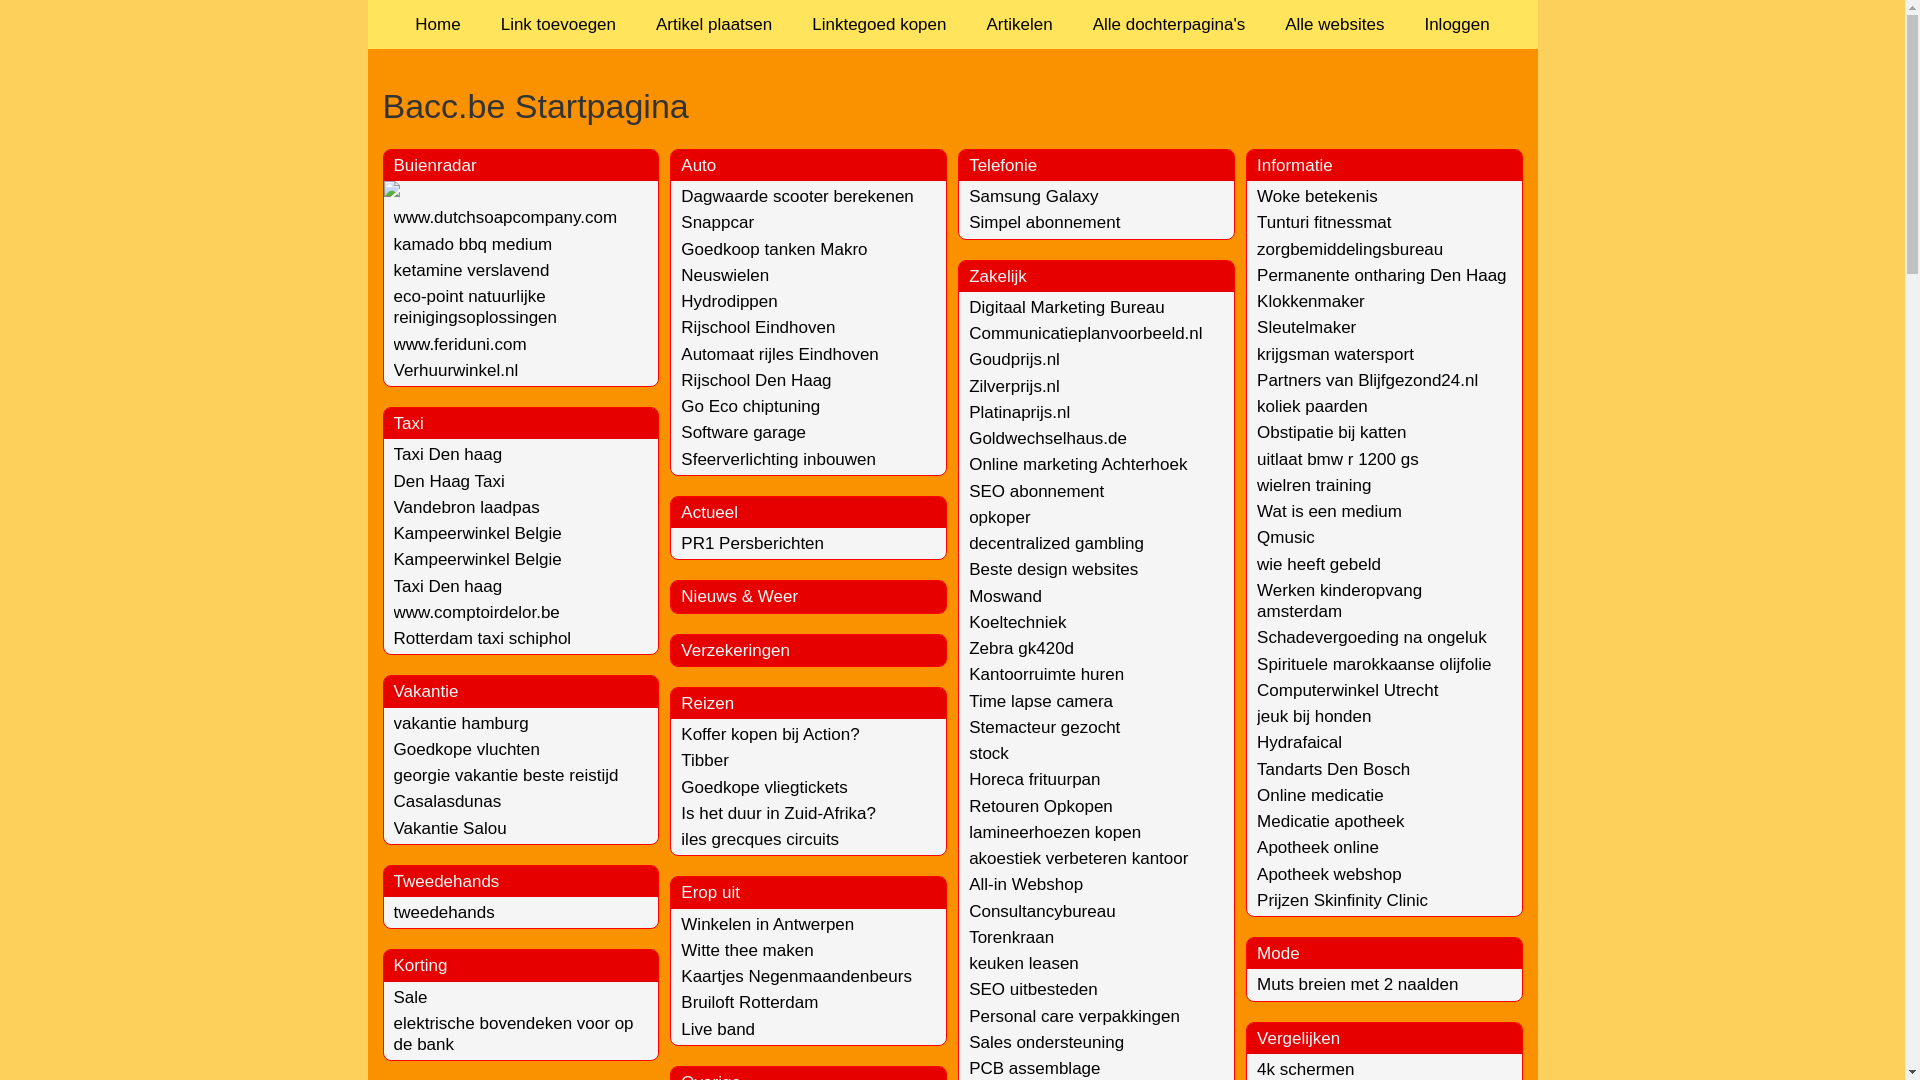 The image size is (1920, 1080). Describe the element at coordinates (969, 753) in the screenshot. I see `'stock'` at that location.